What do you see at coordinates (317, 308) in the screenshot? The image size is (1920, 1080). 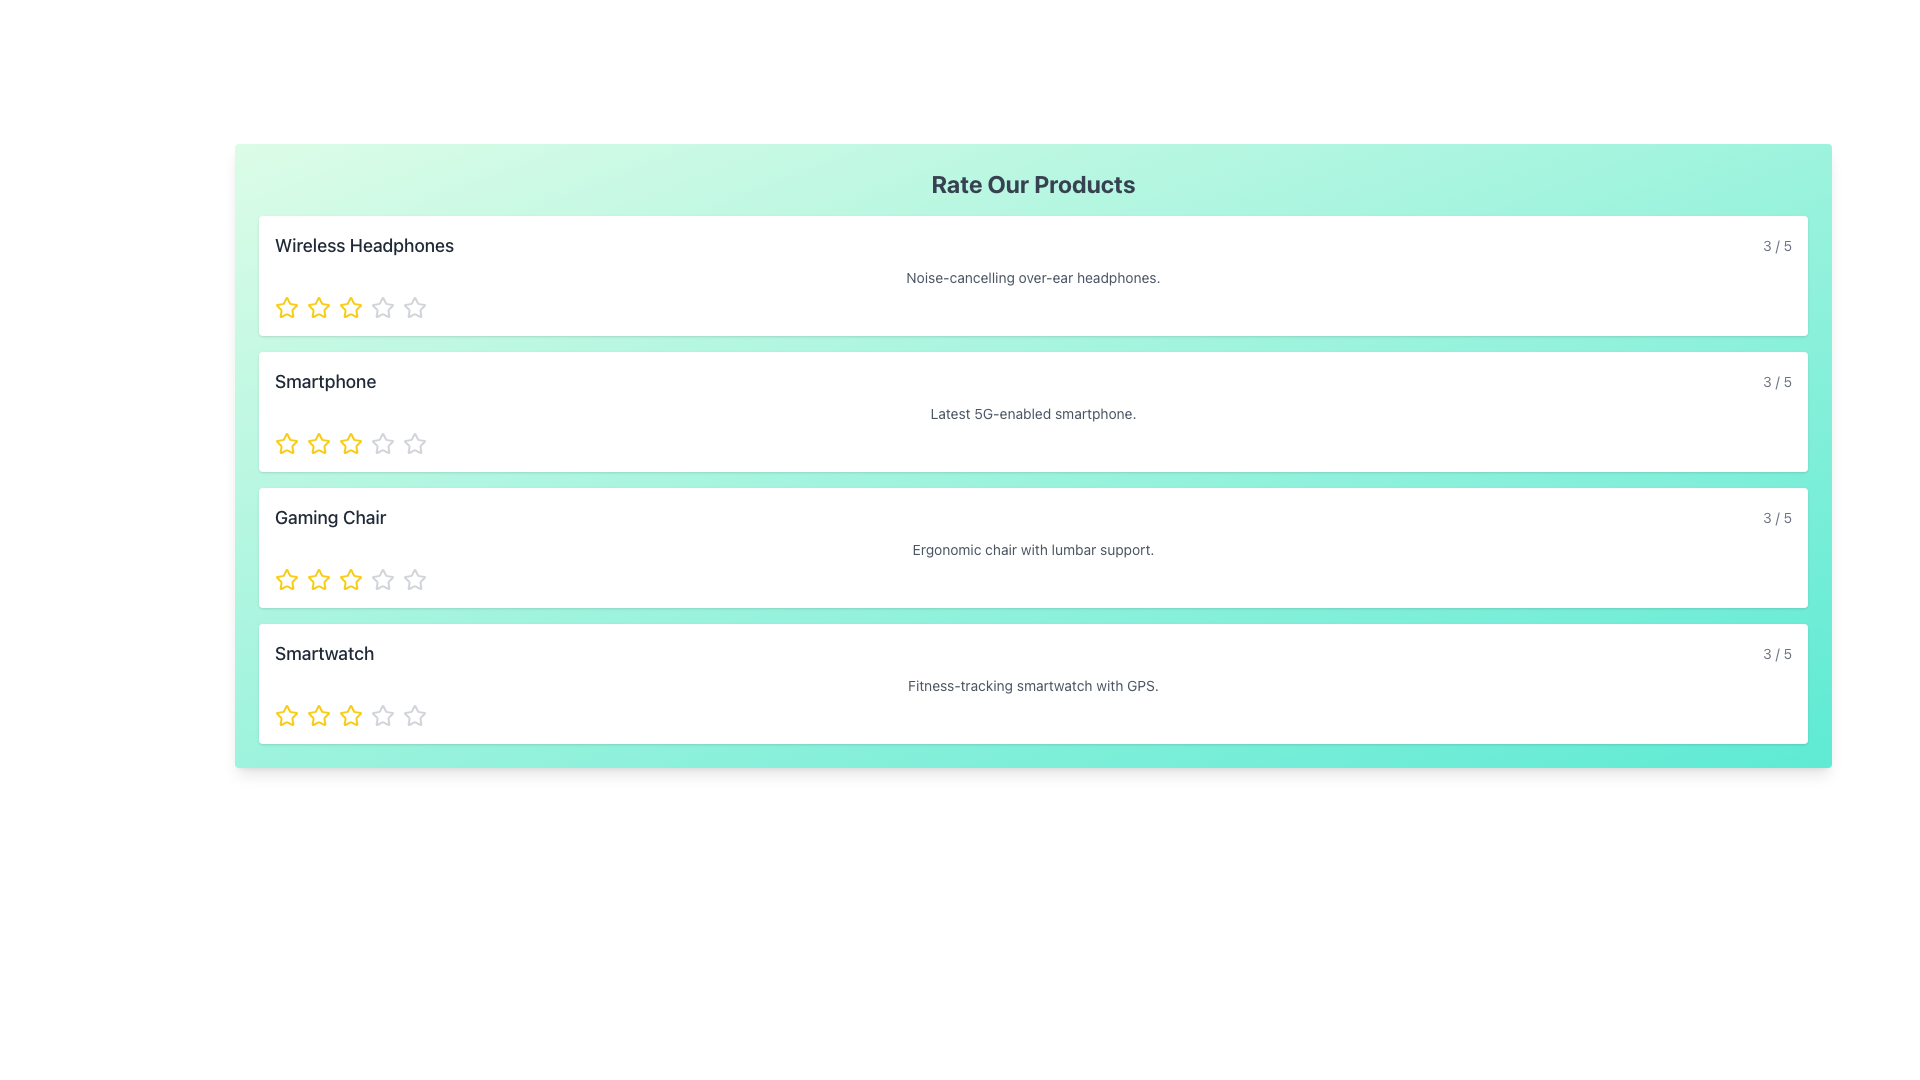 I see `the second yellow star icon` at bounding box center [317, 308].